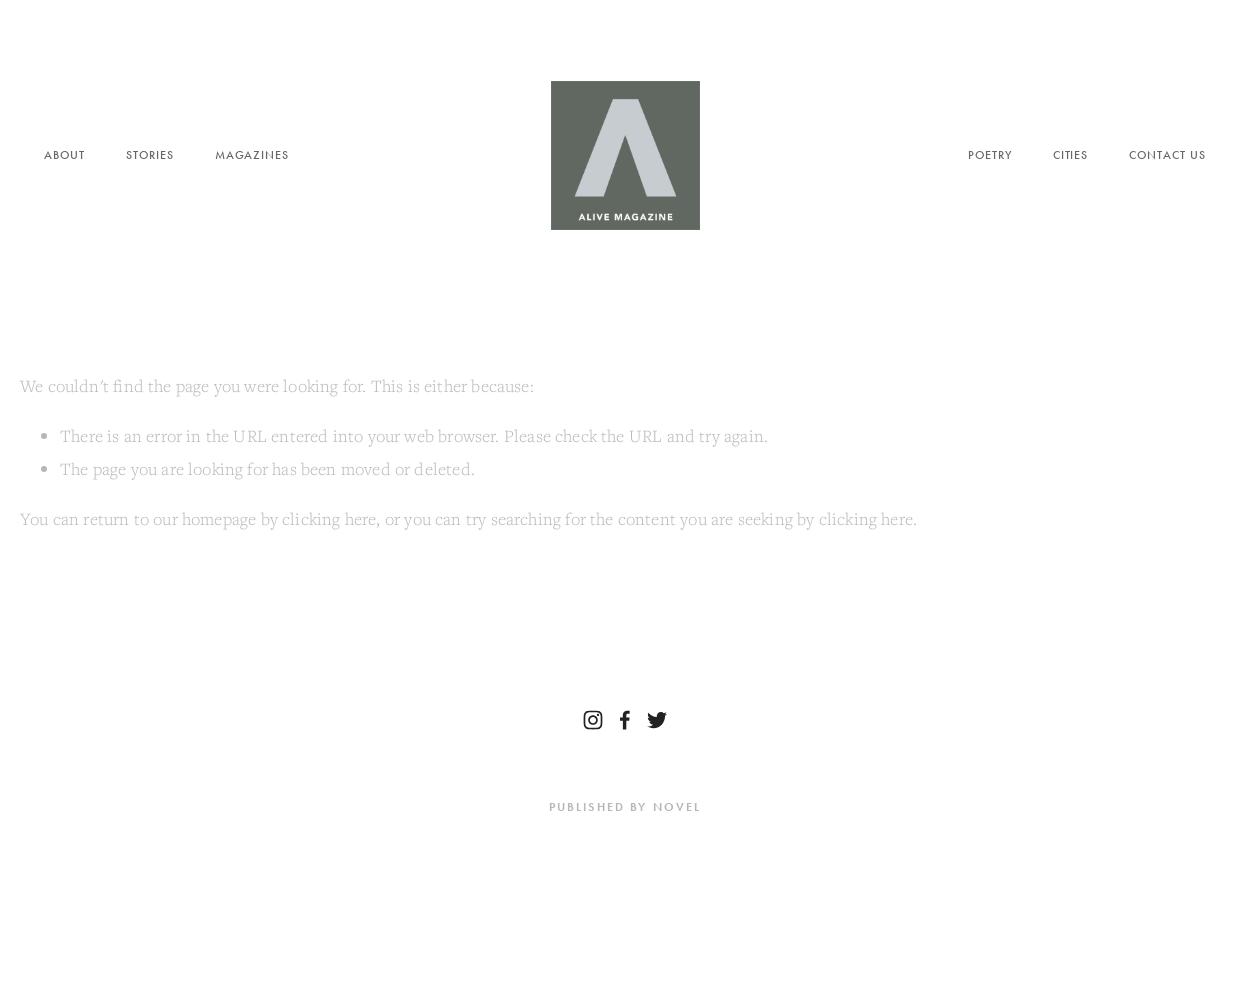 Image resolution: width=1250 pixels, height=1000 pixels. I want to click on 'We couldn't find the page you were looking for. This is either because:', so click(20, 385).